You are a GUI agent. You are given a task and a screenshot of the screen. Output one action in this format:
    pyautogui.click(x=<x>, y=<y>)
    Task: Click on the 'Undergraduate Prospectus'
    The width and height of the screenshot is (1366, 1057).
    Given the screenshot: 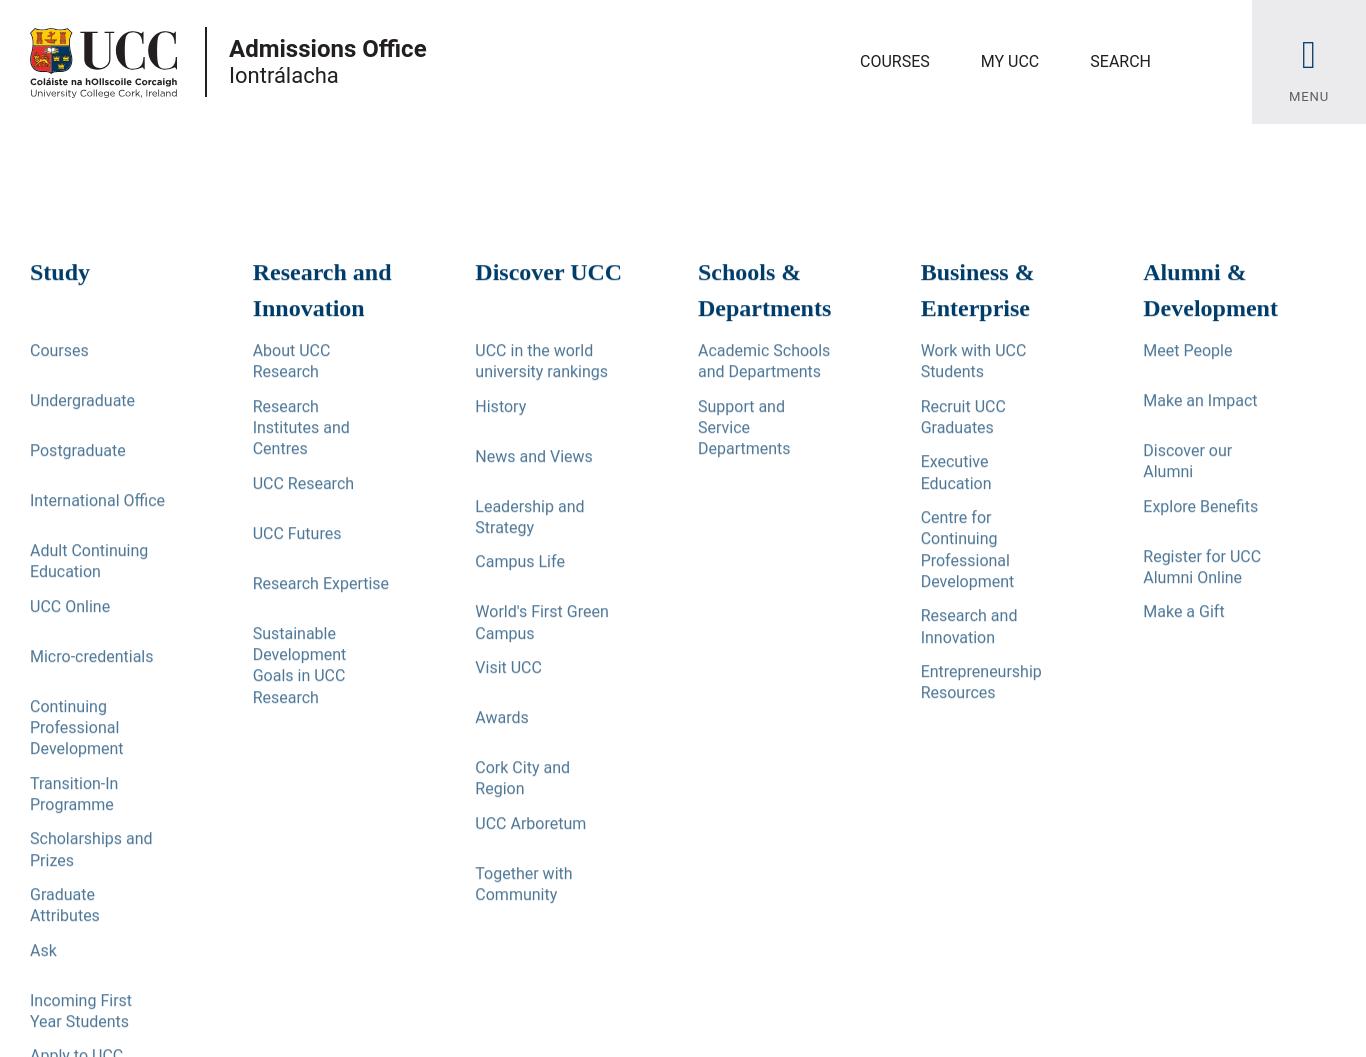 What is the action you would take?
    pyautogui.click(x=138, y=539)
    